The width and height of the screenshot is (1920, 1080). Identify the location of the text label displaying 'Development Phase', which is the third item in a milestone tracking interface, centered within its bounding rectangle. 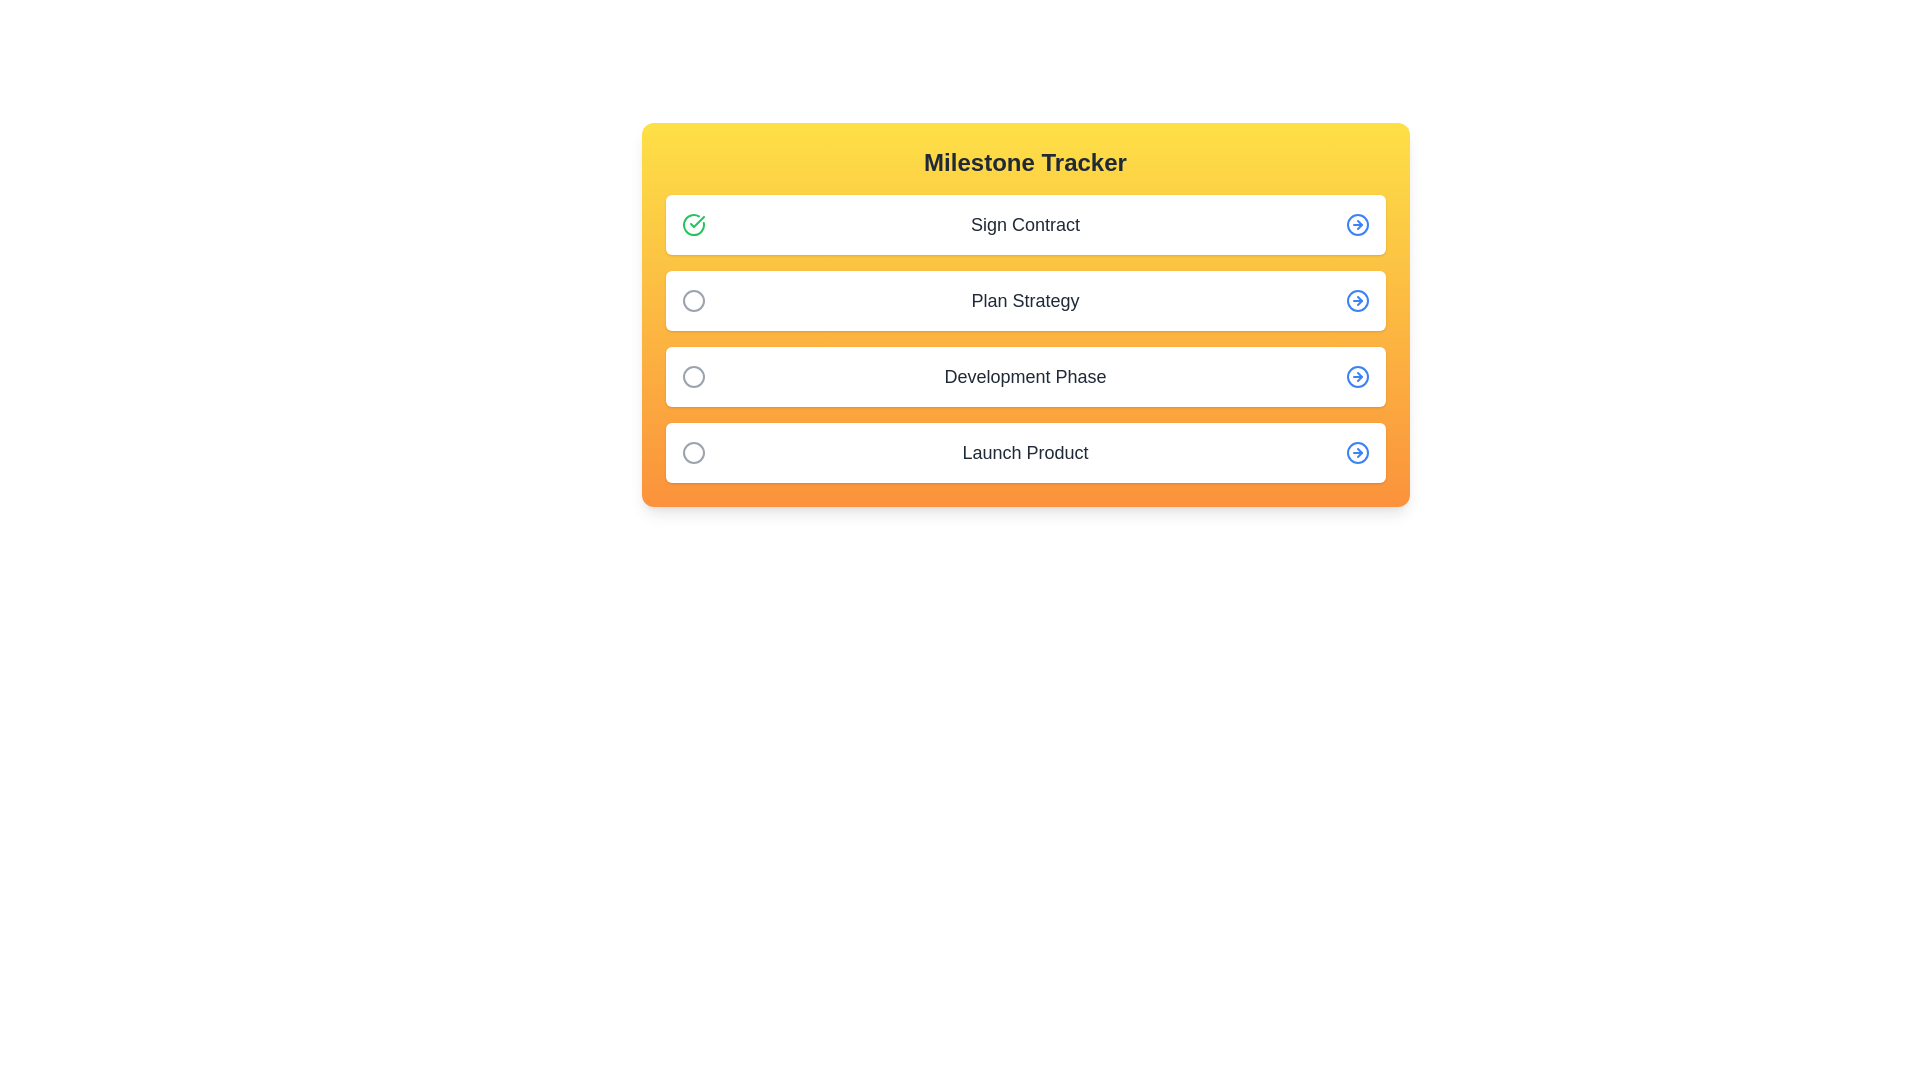
(1025, 377).